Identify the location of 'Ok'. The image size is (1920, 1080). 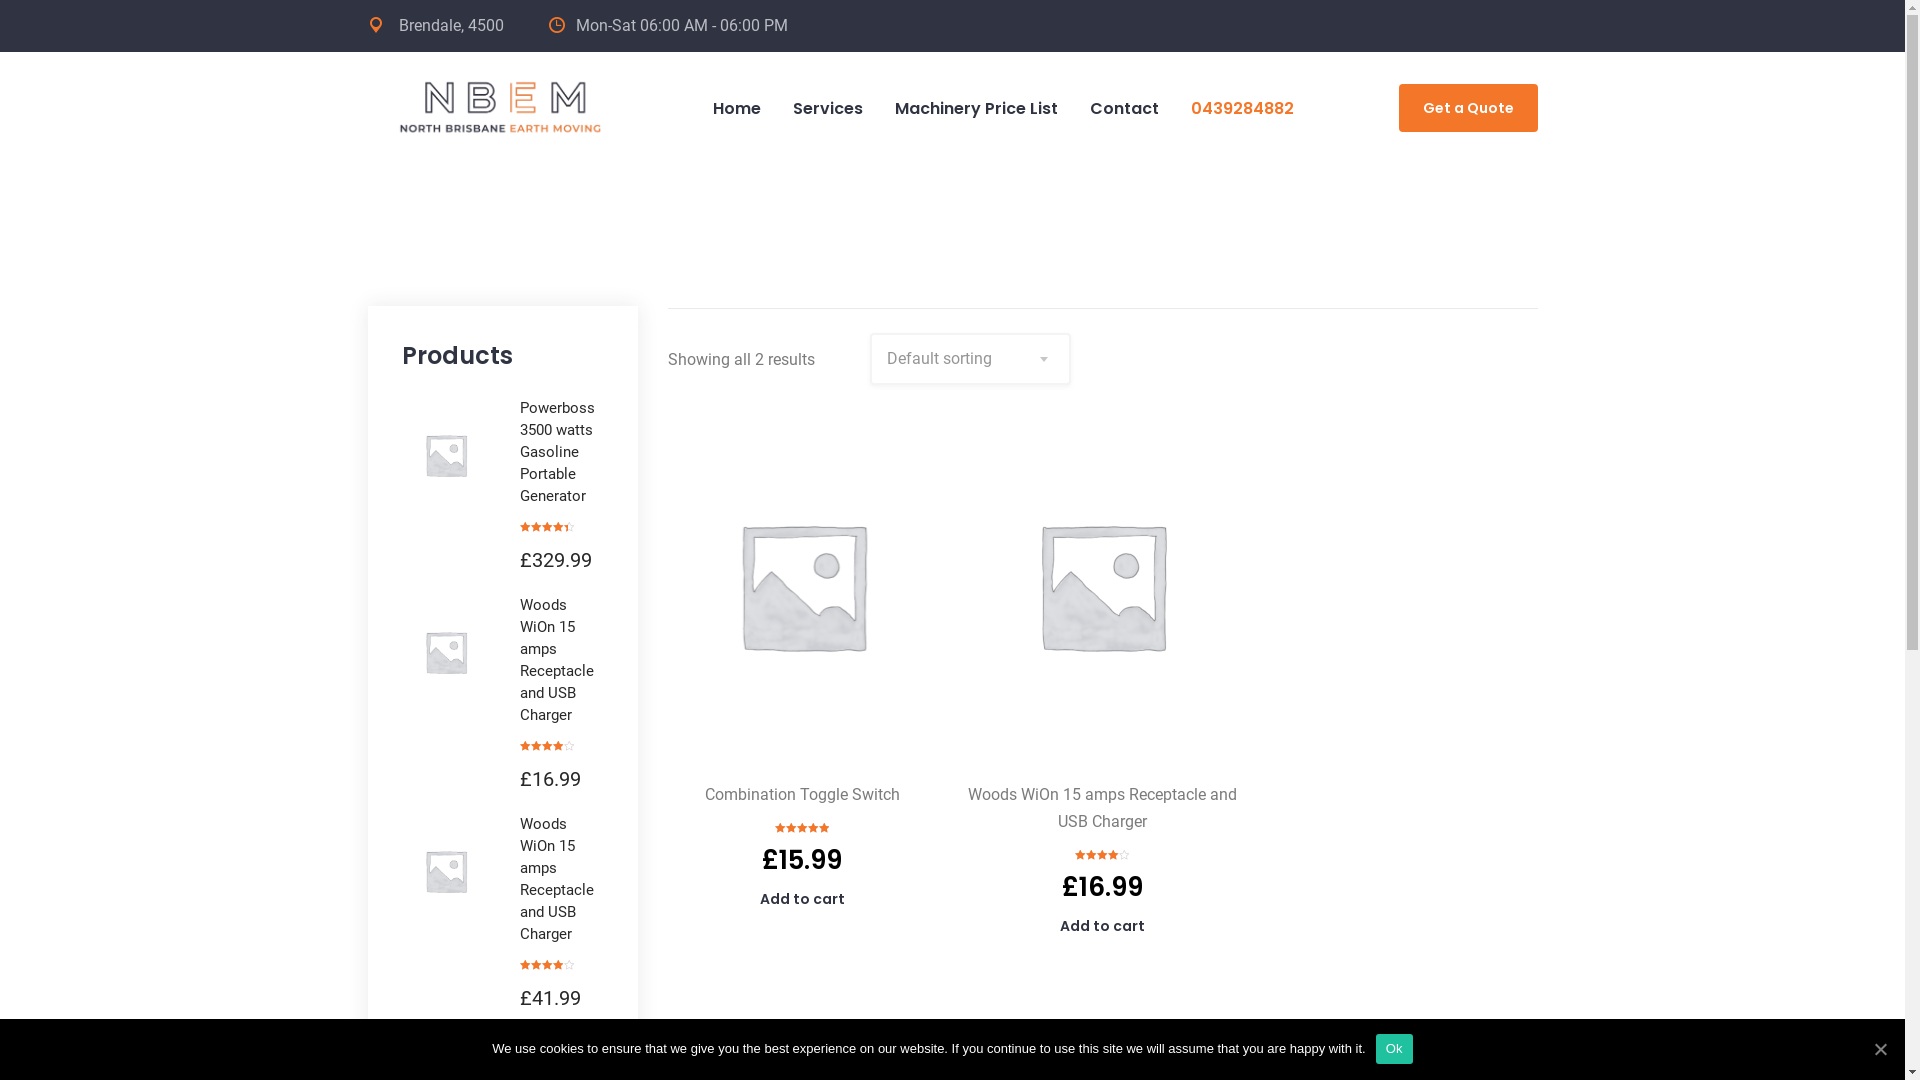
(1375, 1048).